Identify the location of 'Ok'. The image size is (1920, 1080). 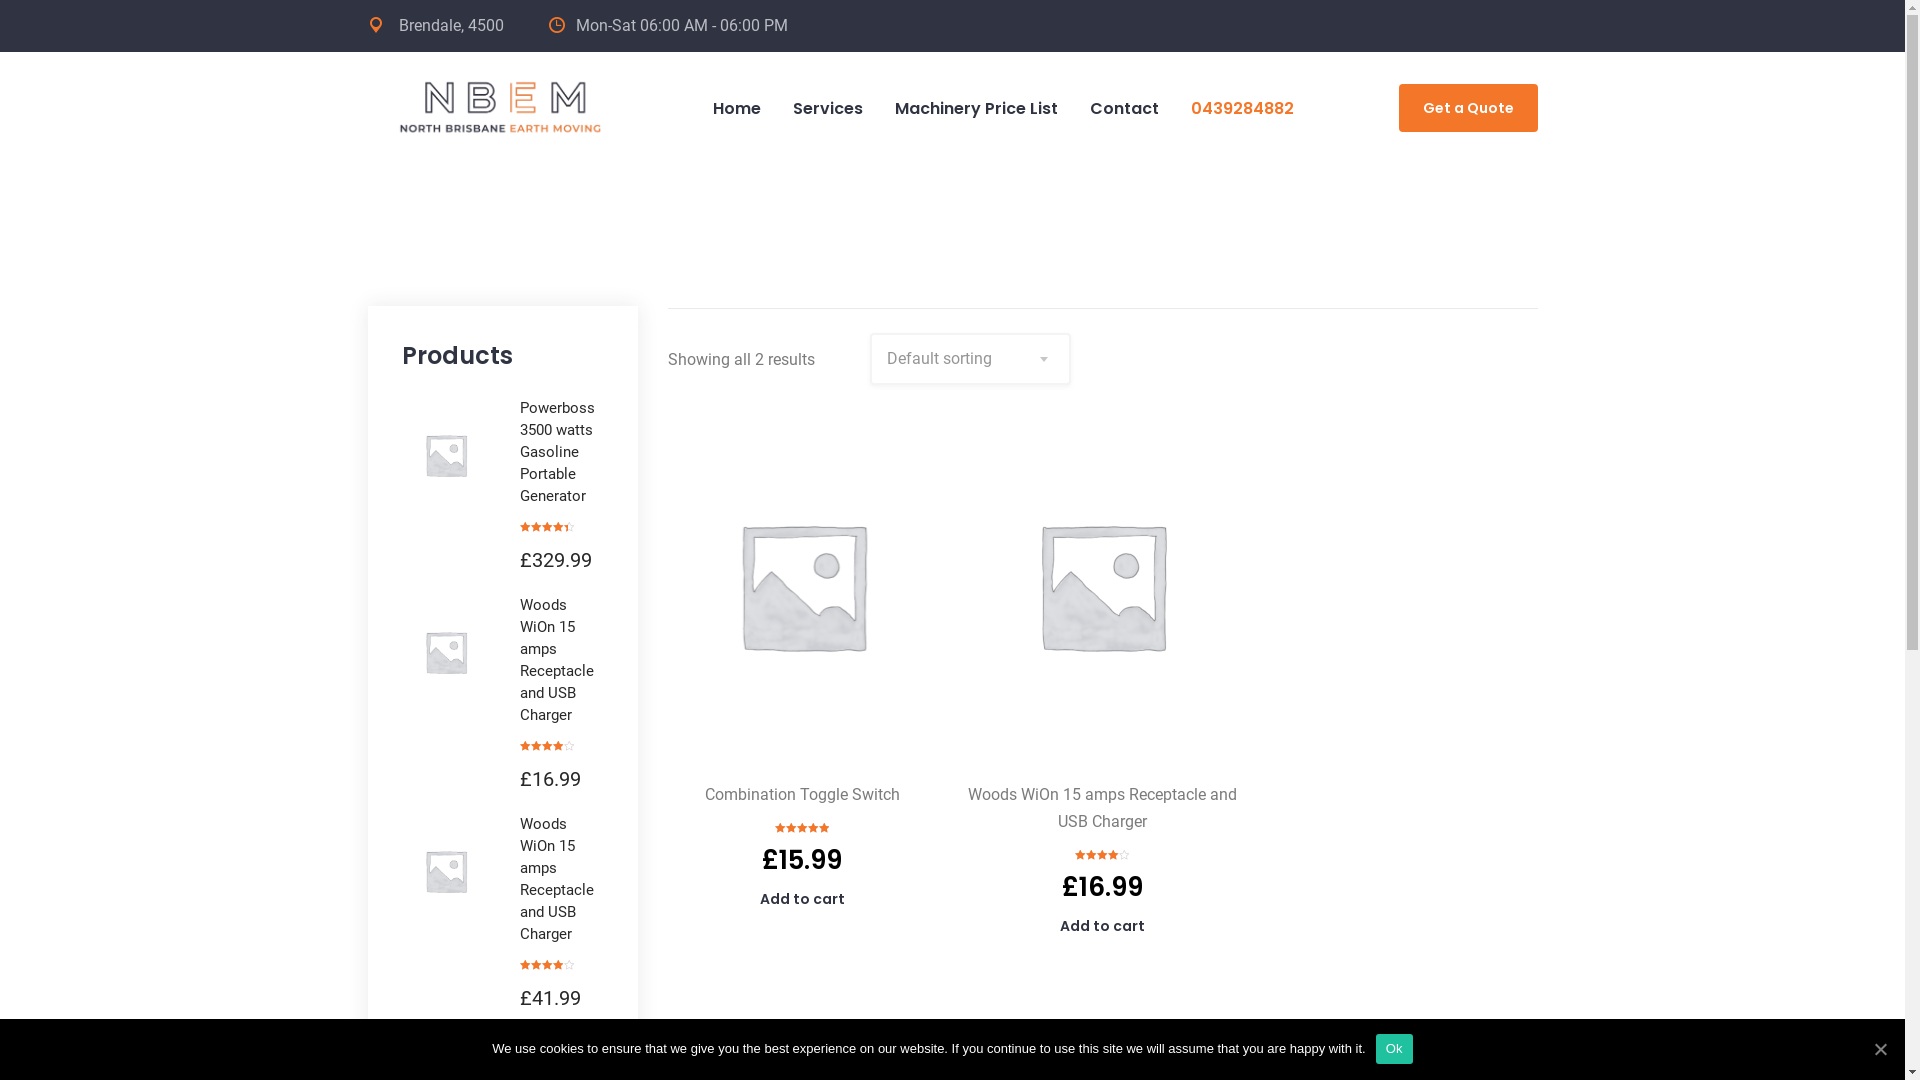
(1375, 1048).